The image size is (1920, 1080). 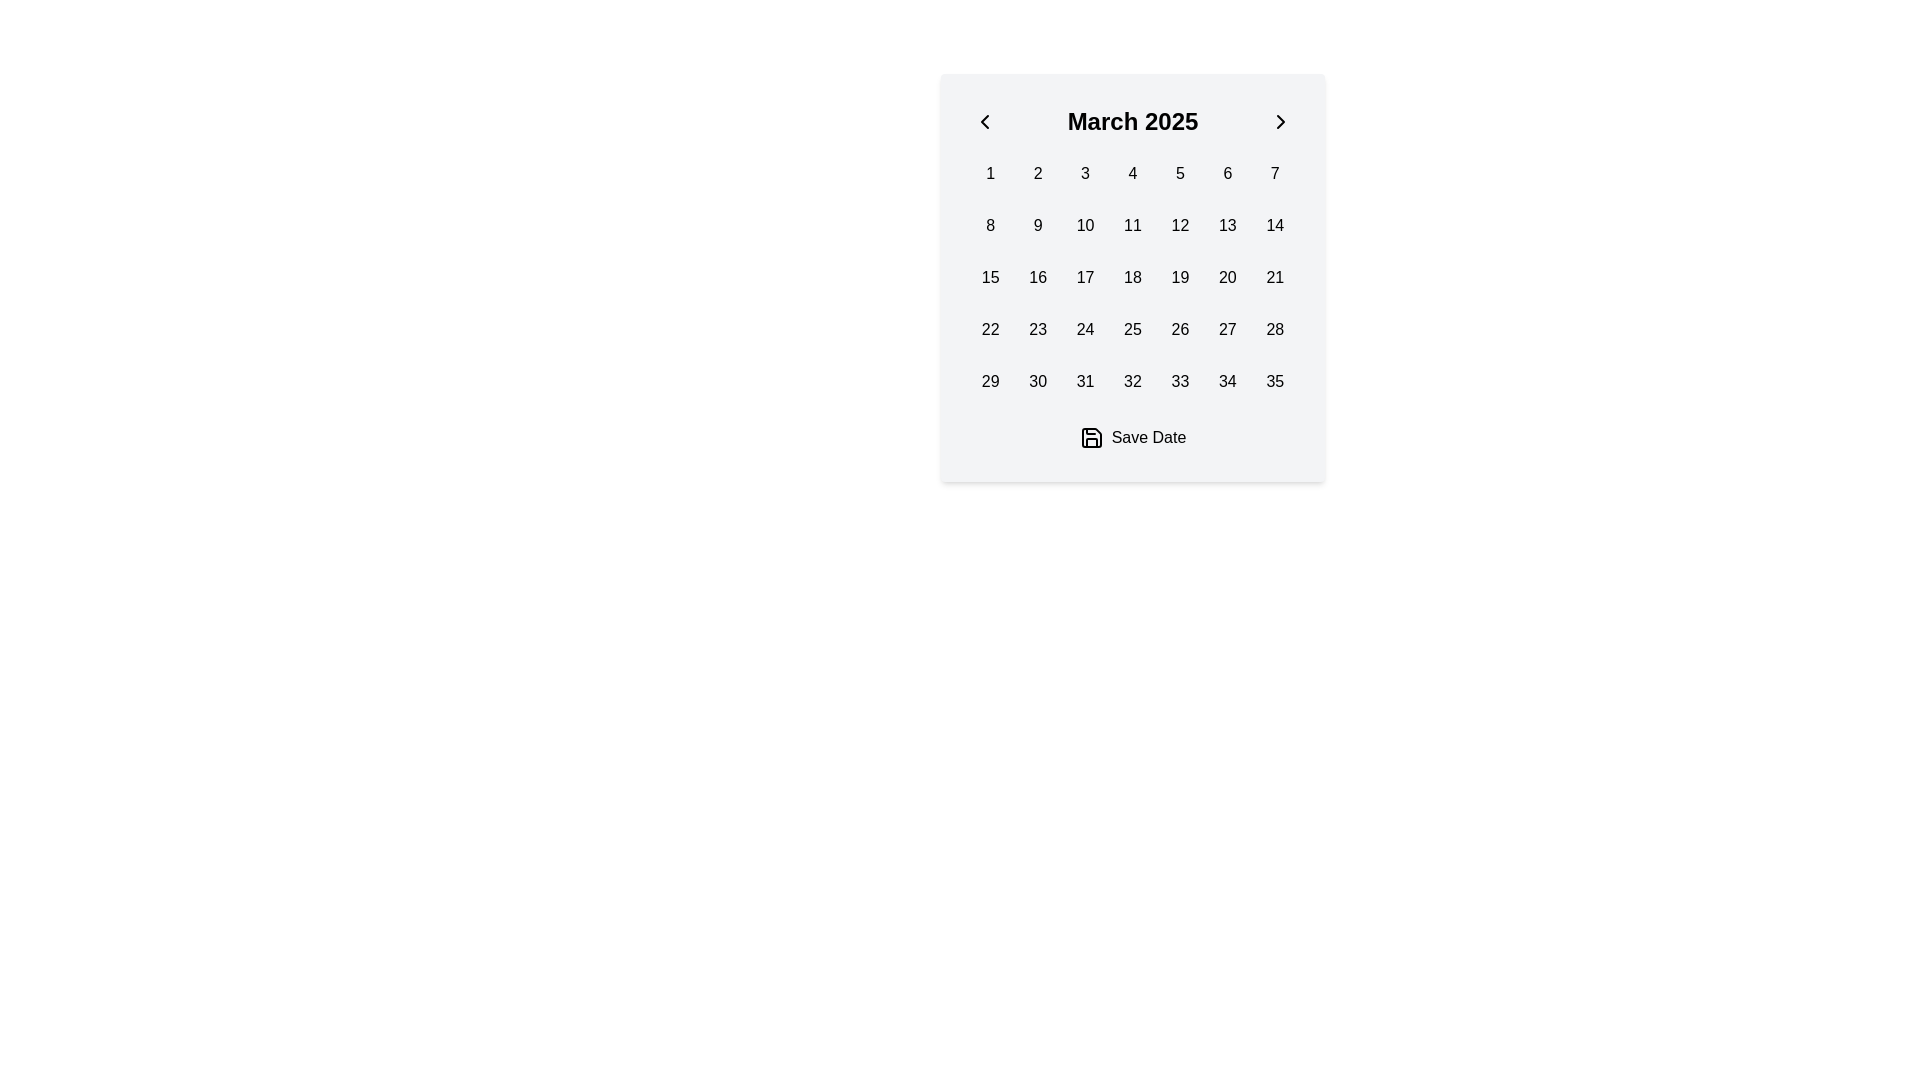 What do you see at coordinates (1180, 172) in the screenshot?
I see `the selectable calendar date button for the 5th day of the month` at bounding box center [1180, 172].